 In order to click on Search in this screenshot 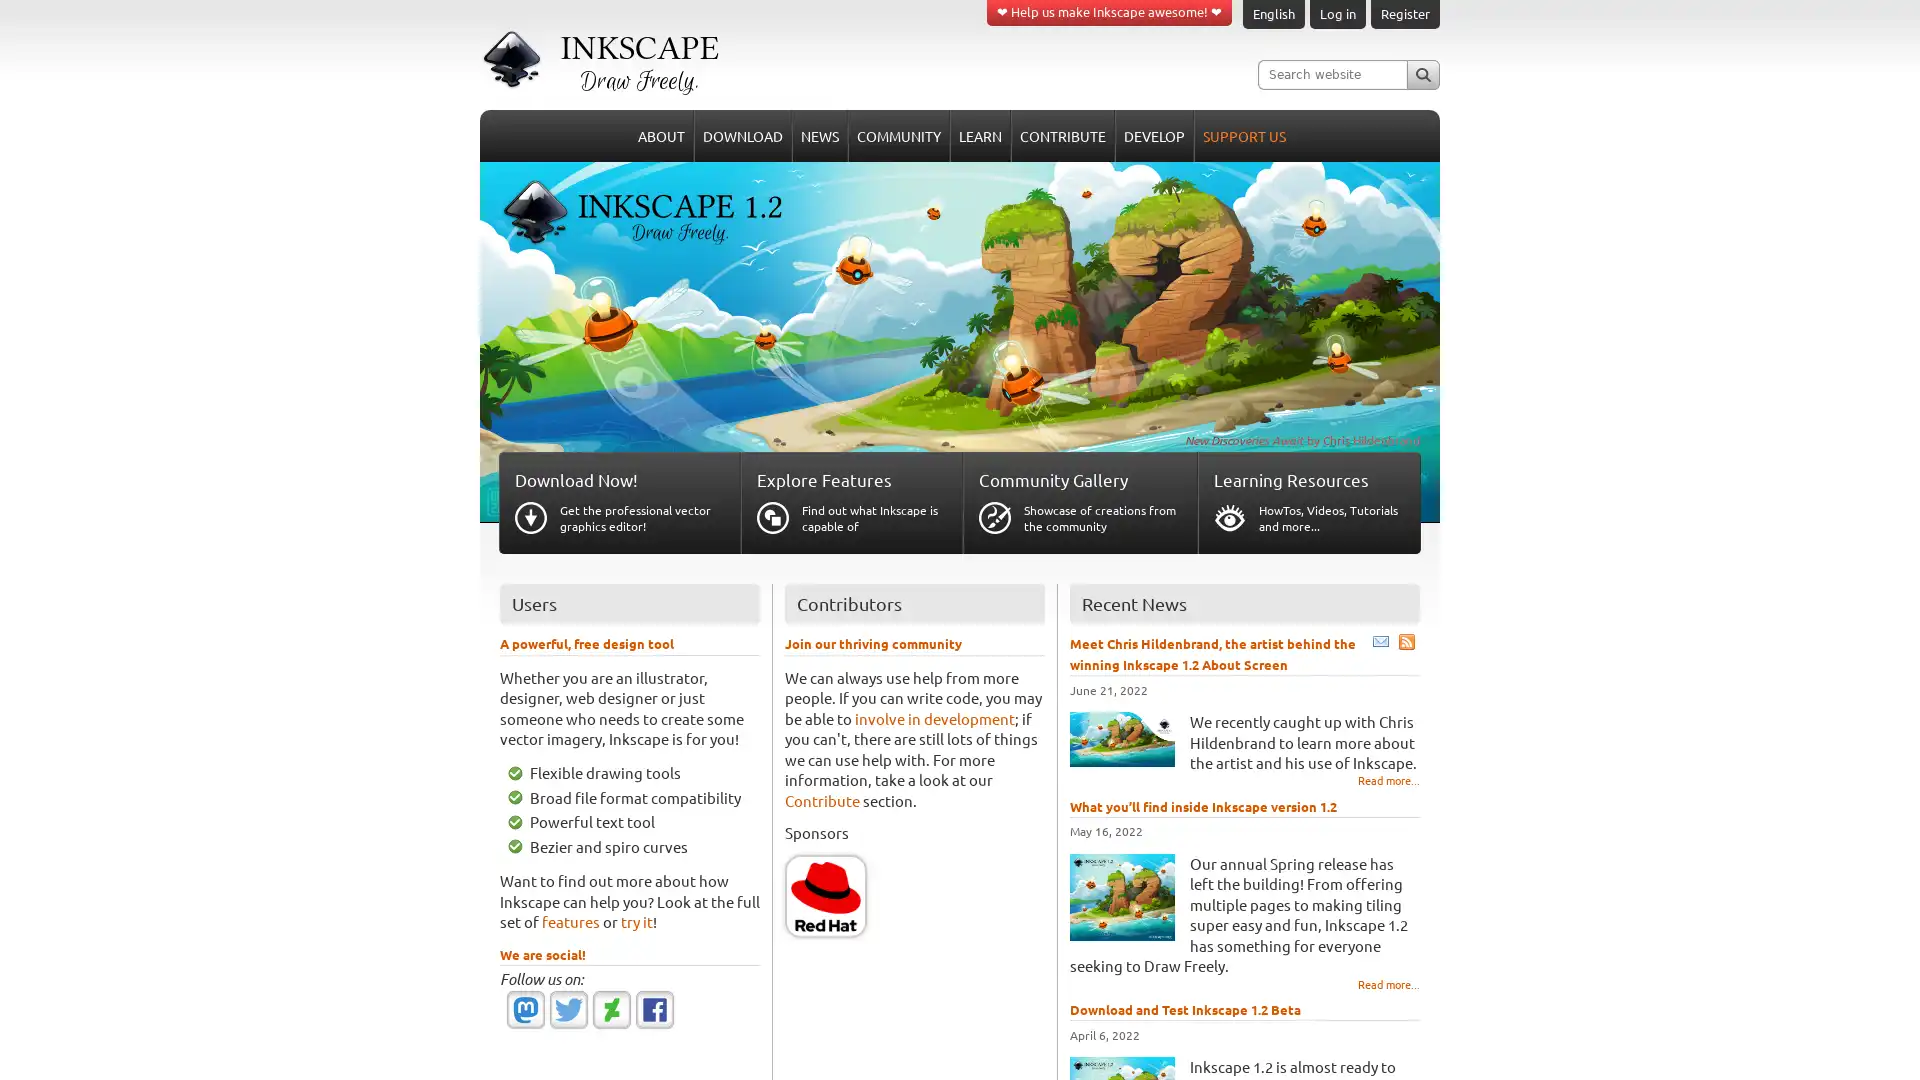, I will do `click(1422, 73)`.